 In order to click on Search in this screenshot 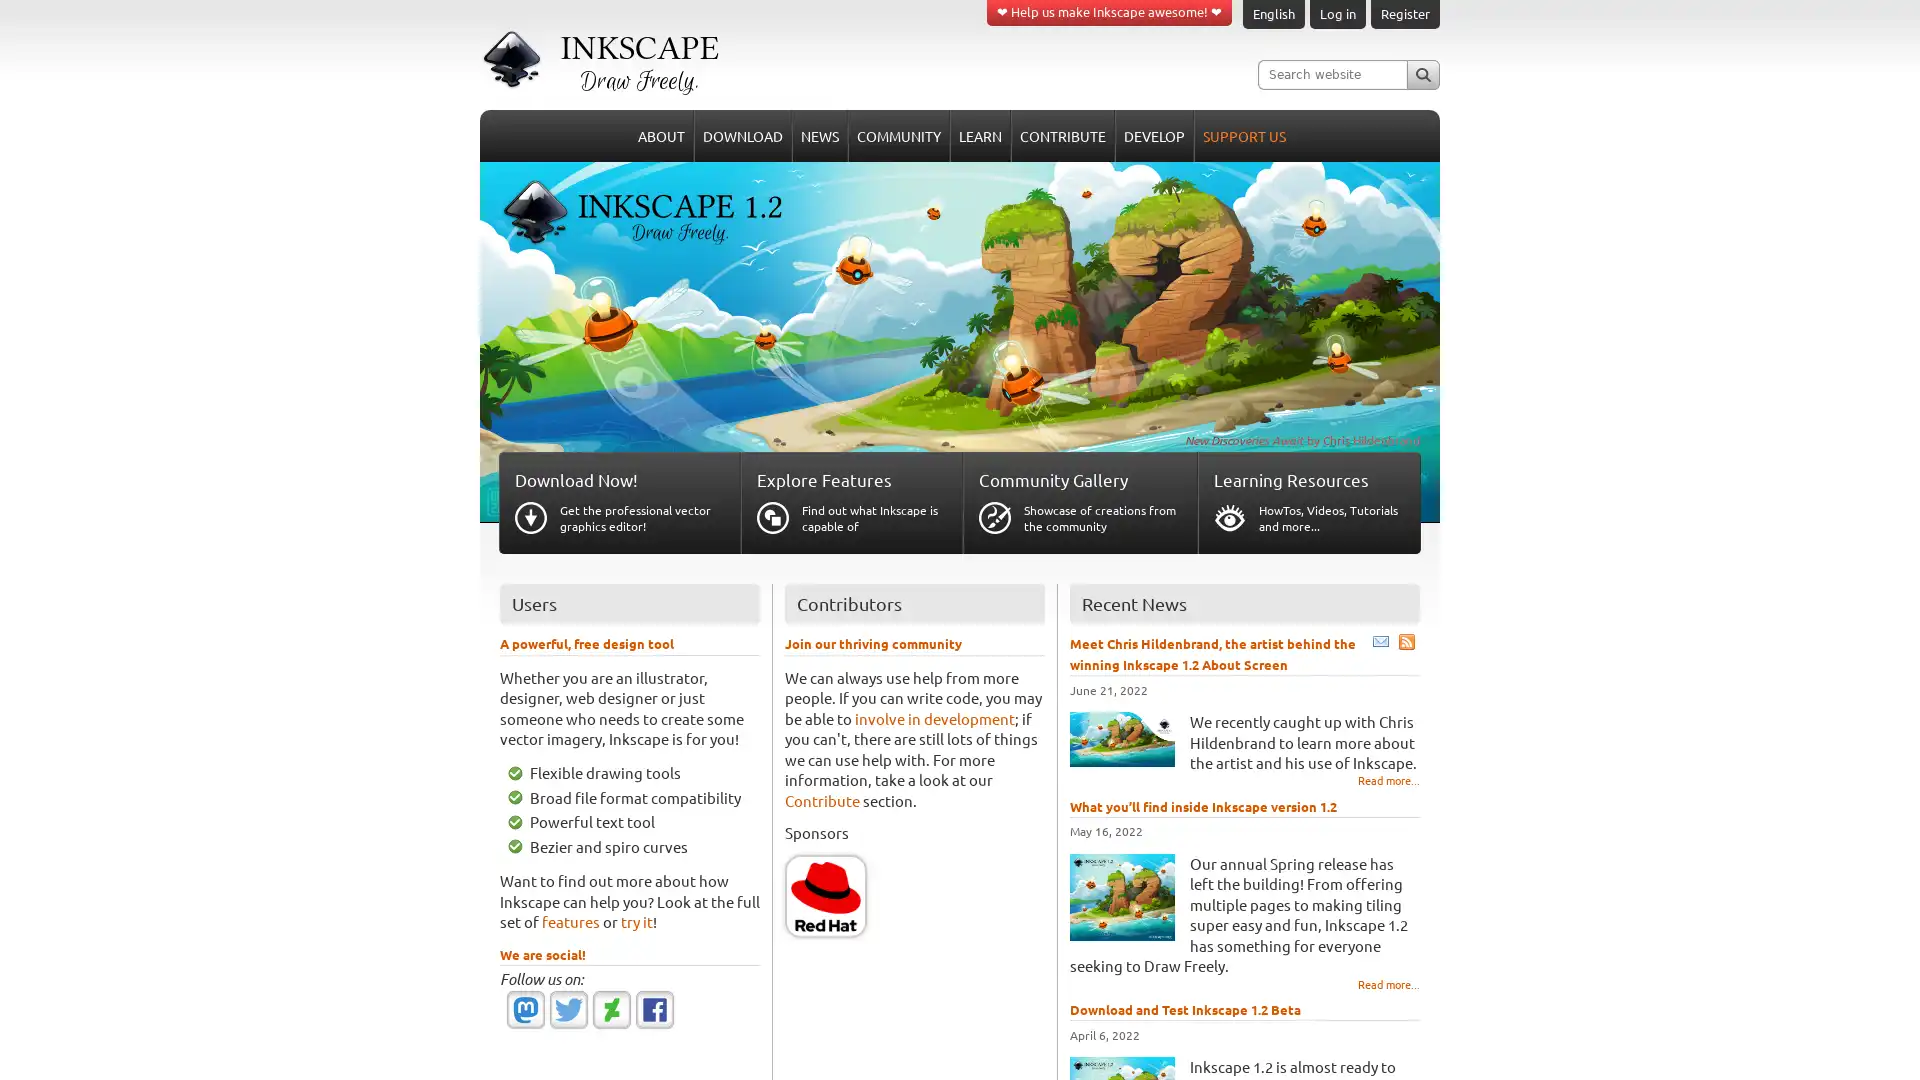, I will do `click(1422, 73)`.